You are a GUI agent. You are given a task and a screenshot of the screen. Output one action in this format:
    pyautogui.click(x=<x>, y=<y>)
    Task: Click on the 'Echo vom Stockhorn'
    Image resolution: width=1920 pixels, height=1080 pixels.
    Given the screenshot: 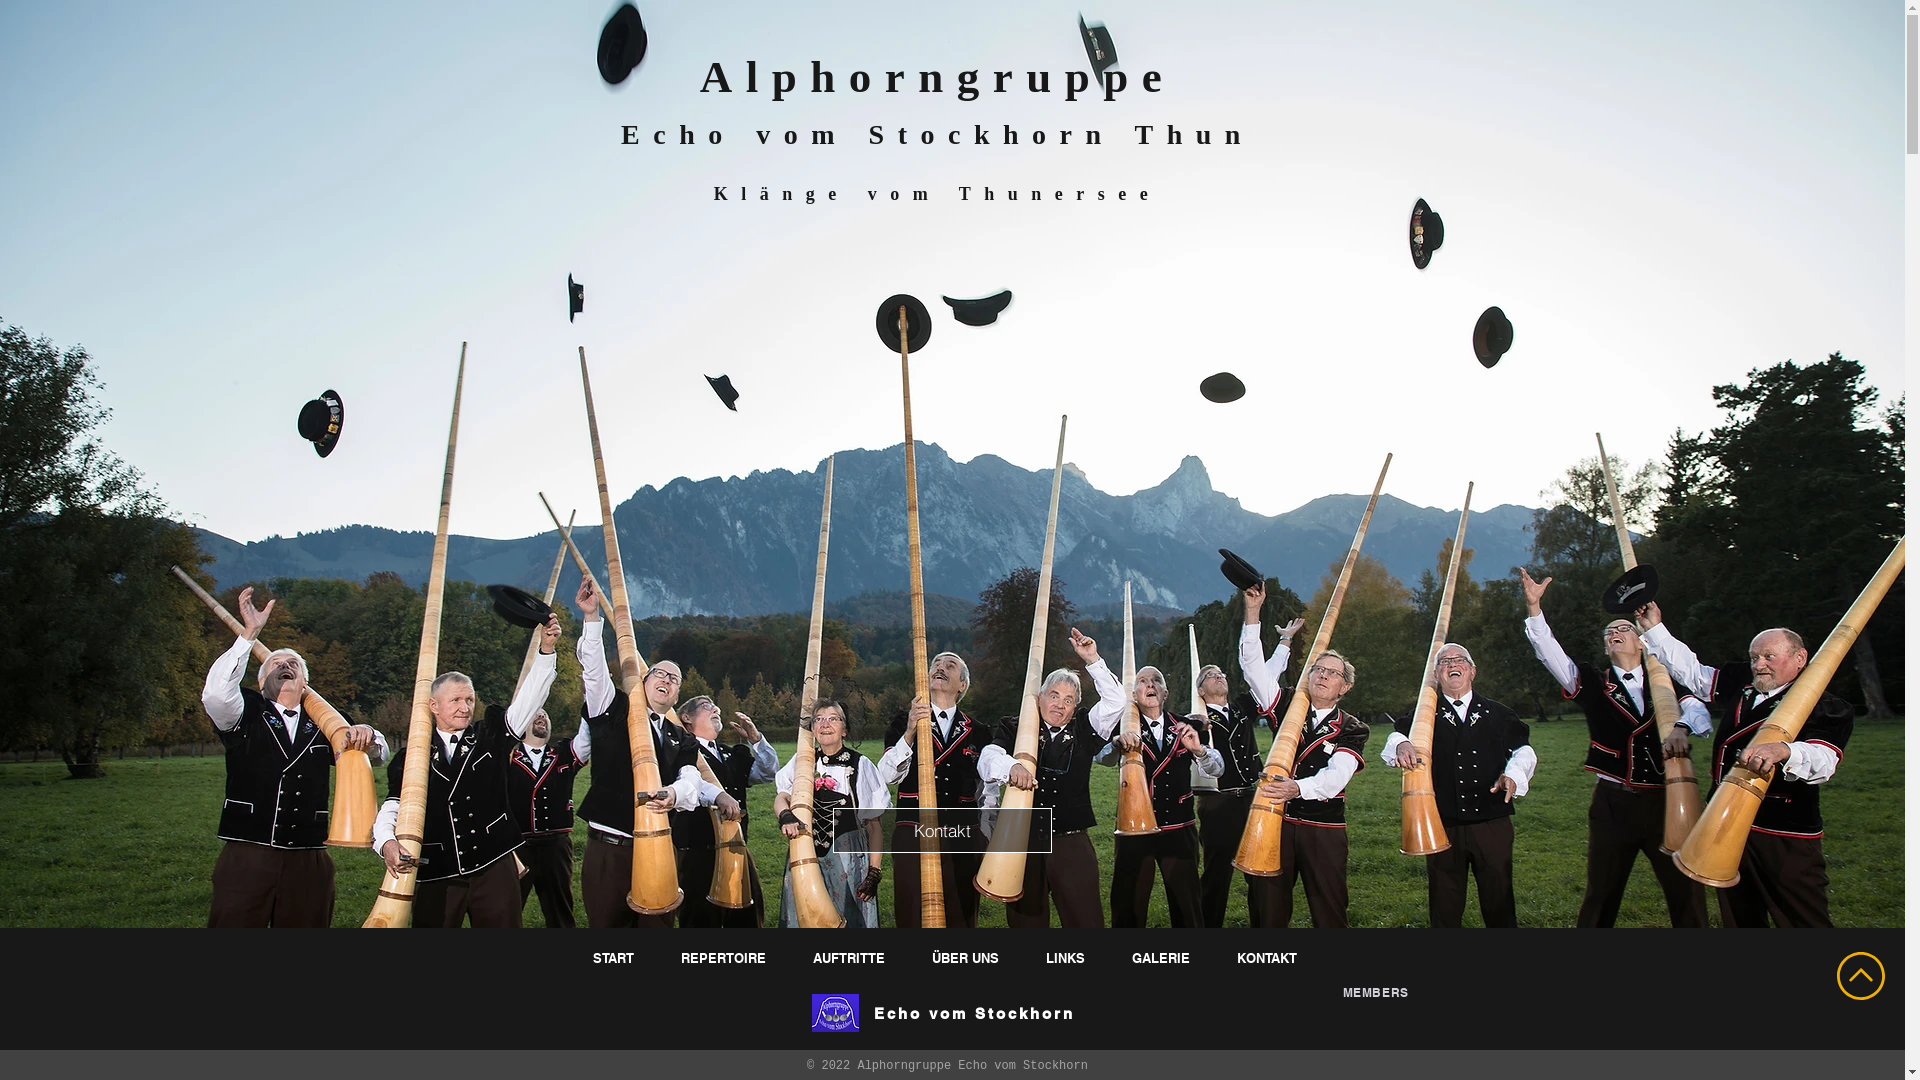 What is the action you would take?
    pyautogui.click(x=974, y=1013)
    